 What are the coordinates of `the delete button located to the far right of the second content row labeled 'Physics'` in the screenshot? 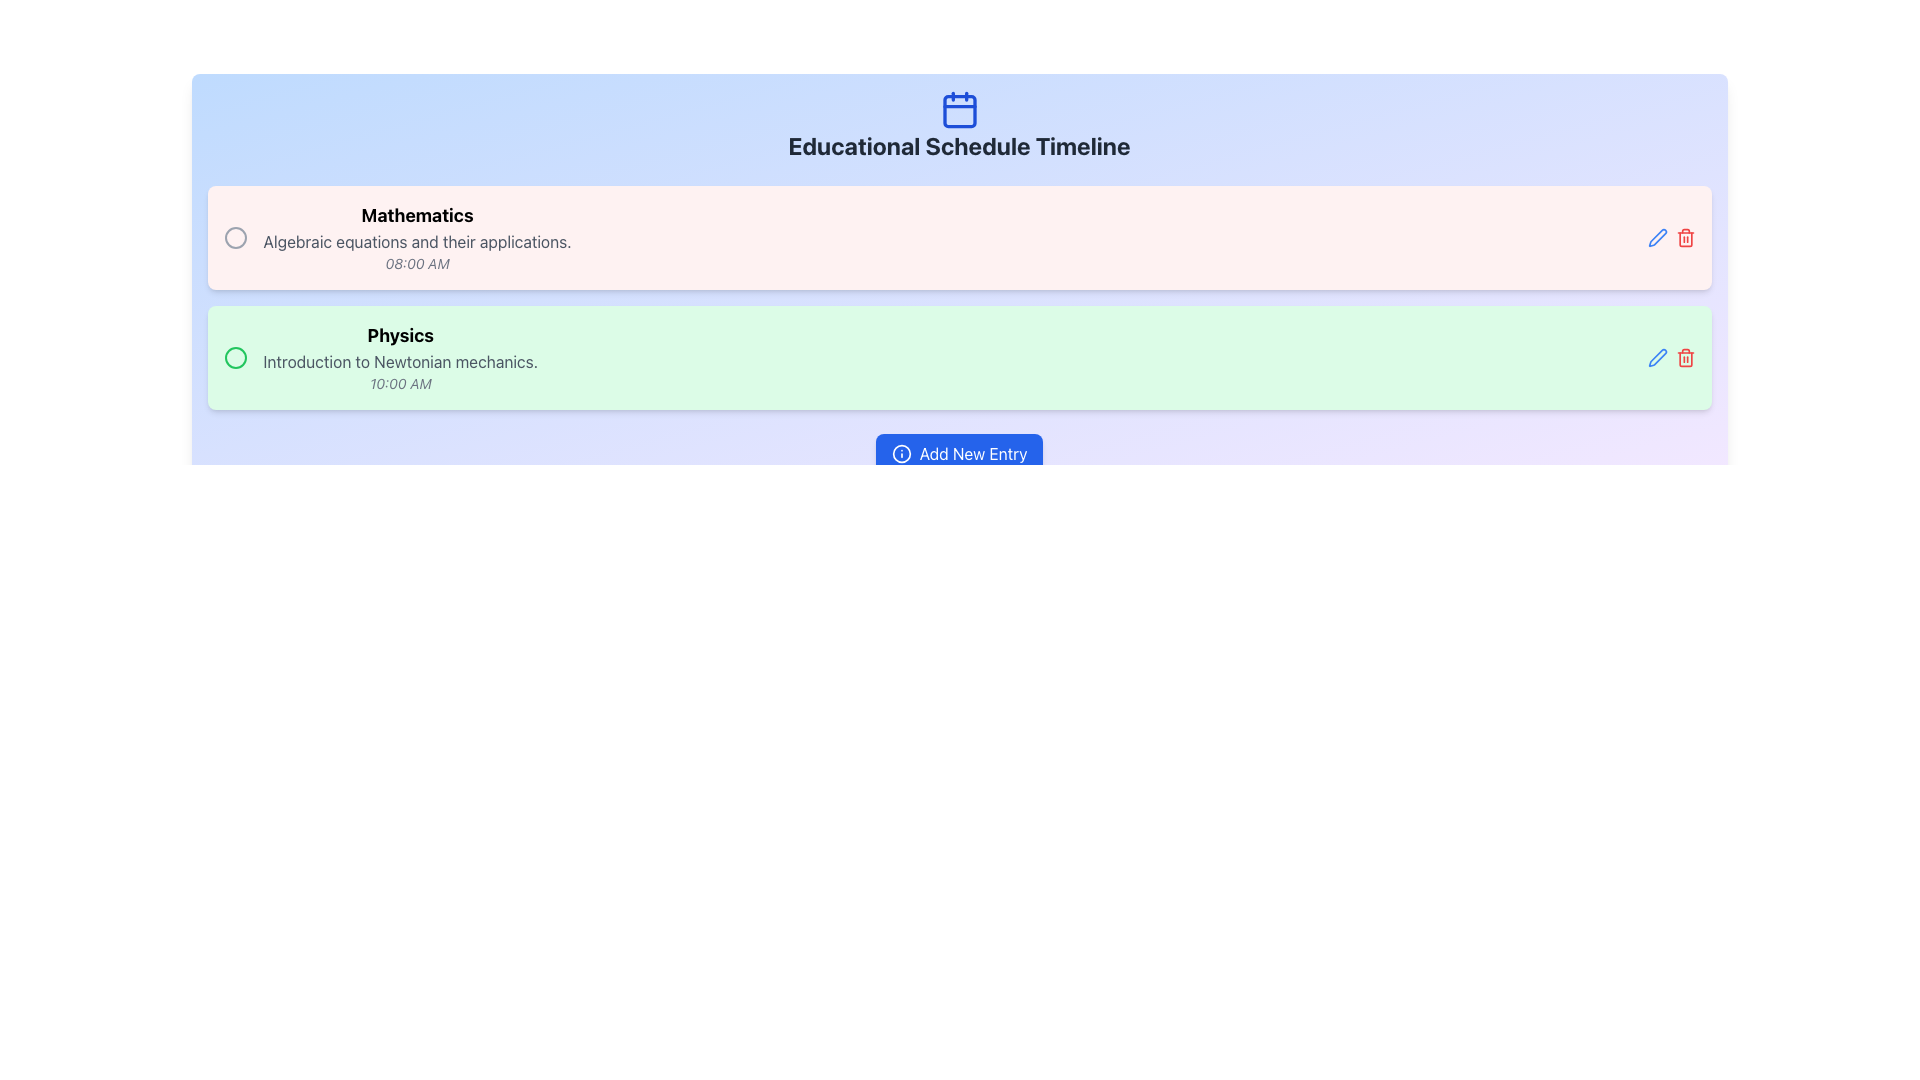 It's located at (1684, 357).